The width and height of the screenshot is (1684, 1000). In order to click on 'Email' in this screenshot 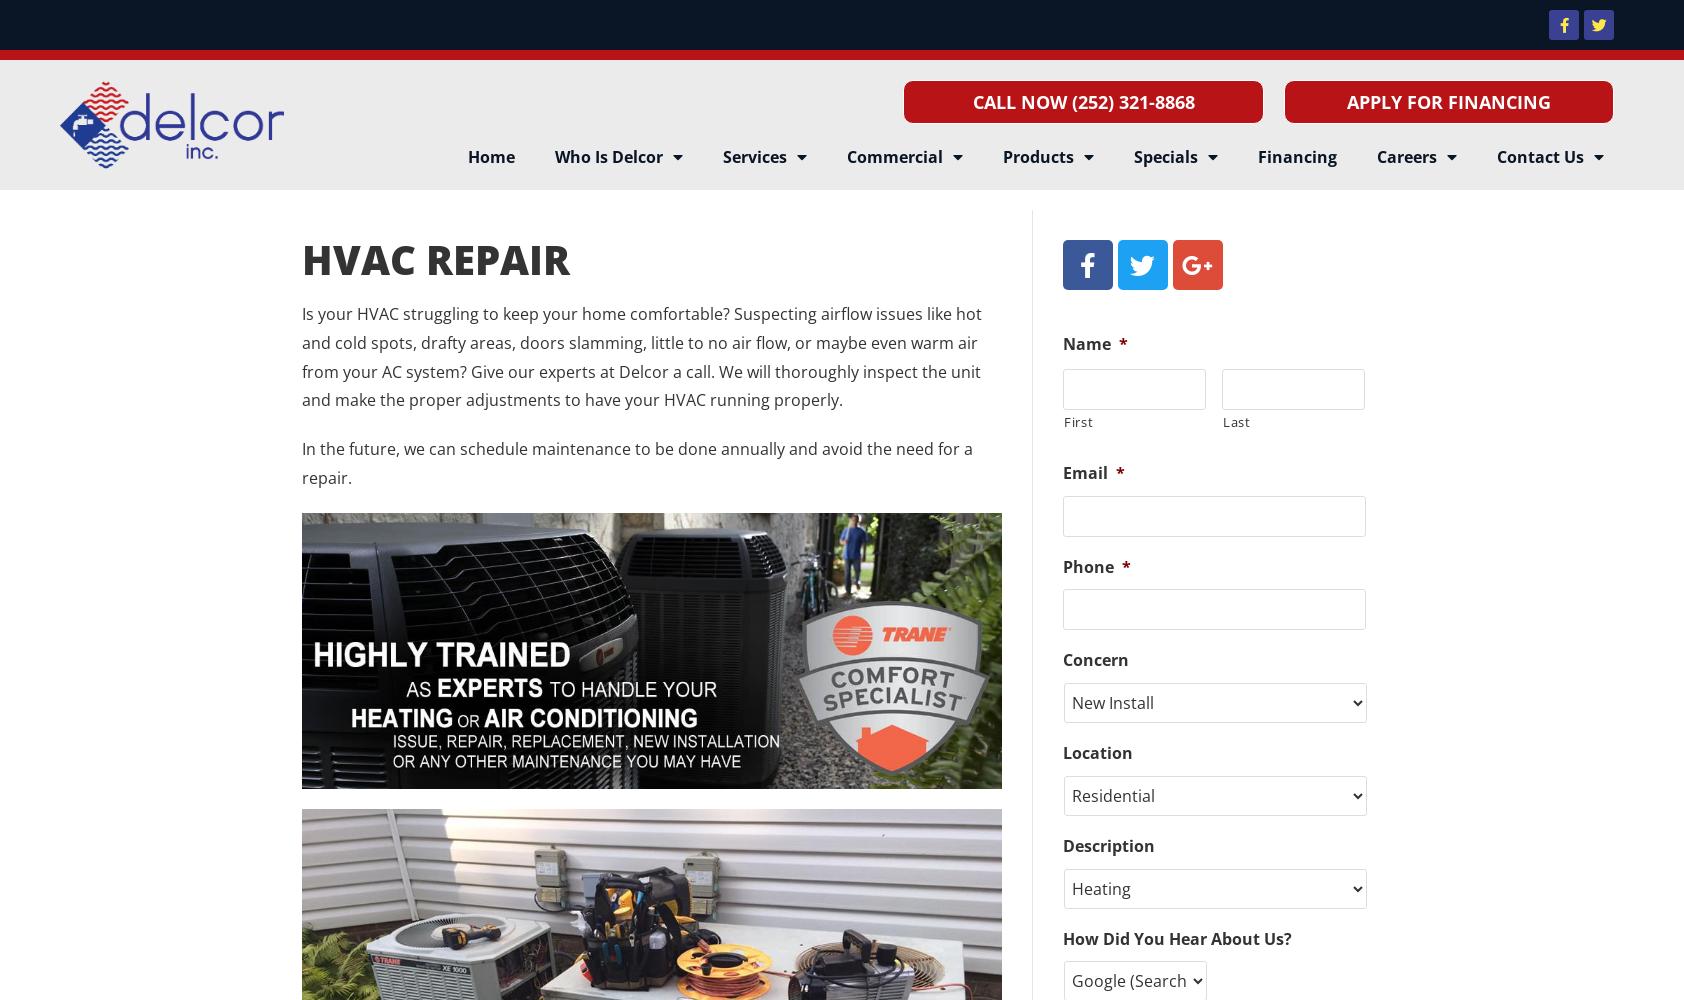, I will do `click(1084, 472)`.